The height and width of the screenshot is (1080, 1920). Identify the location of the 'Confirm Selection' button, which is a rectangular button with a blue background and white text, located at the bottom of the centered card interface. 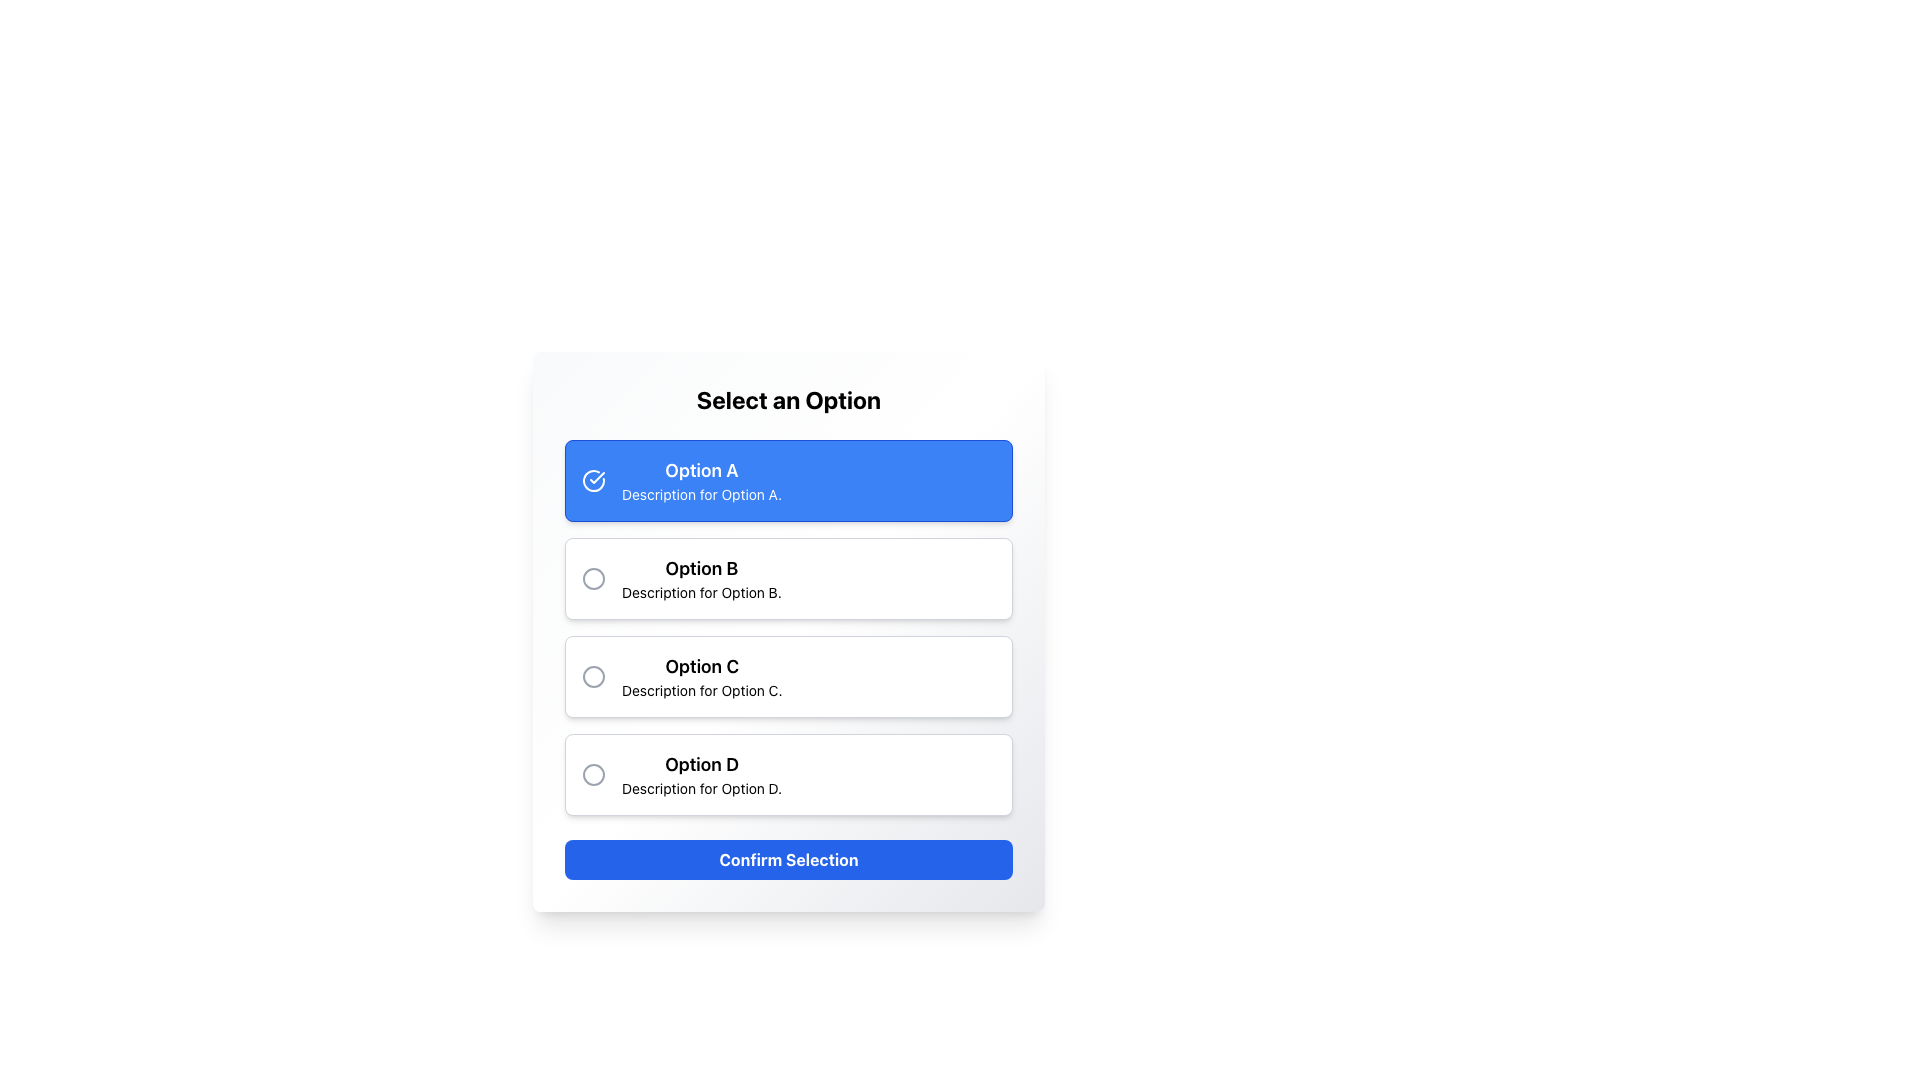
(787, 859).